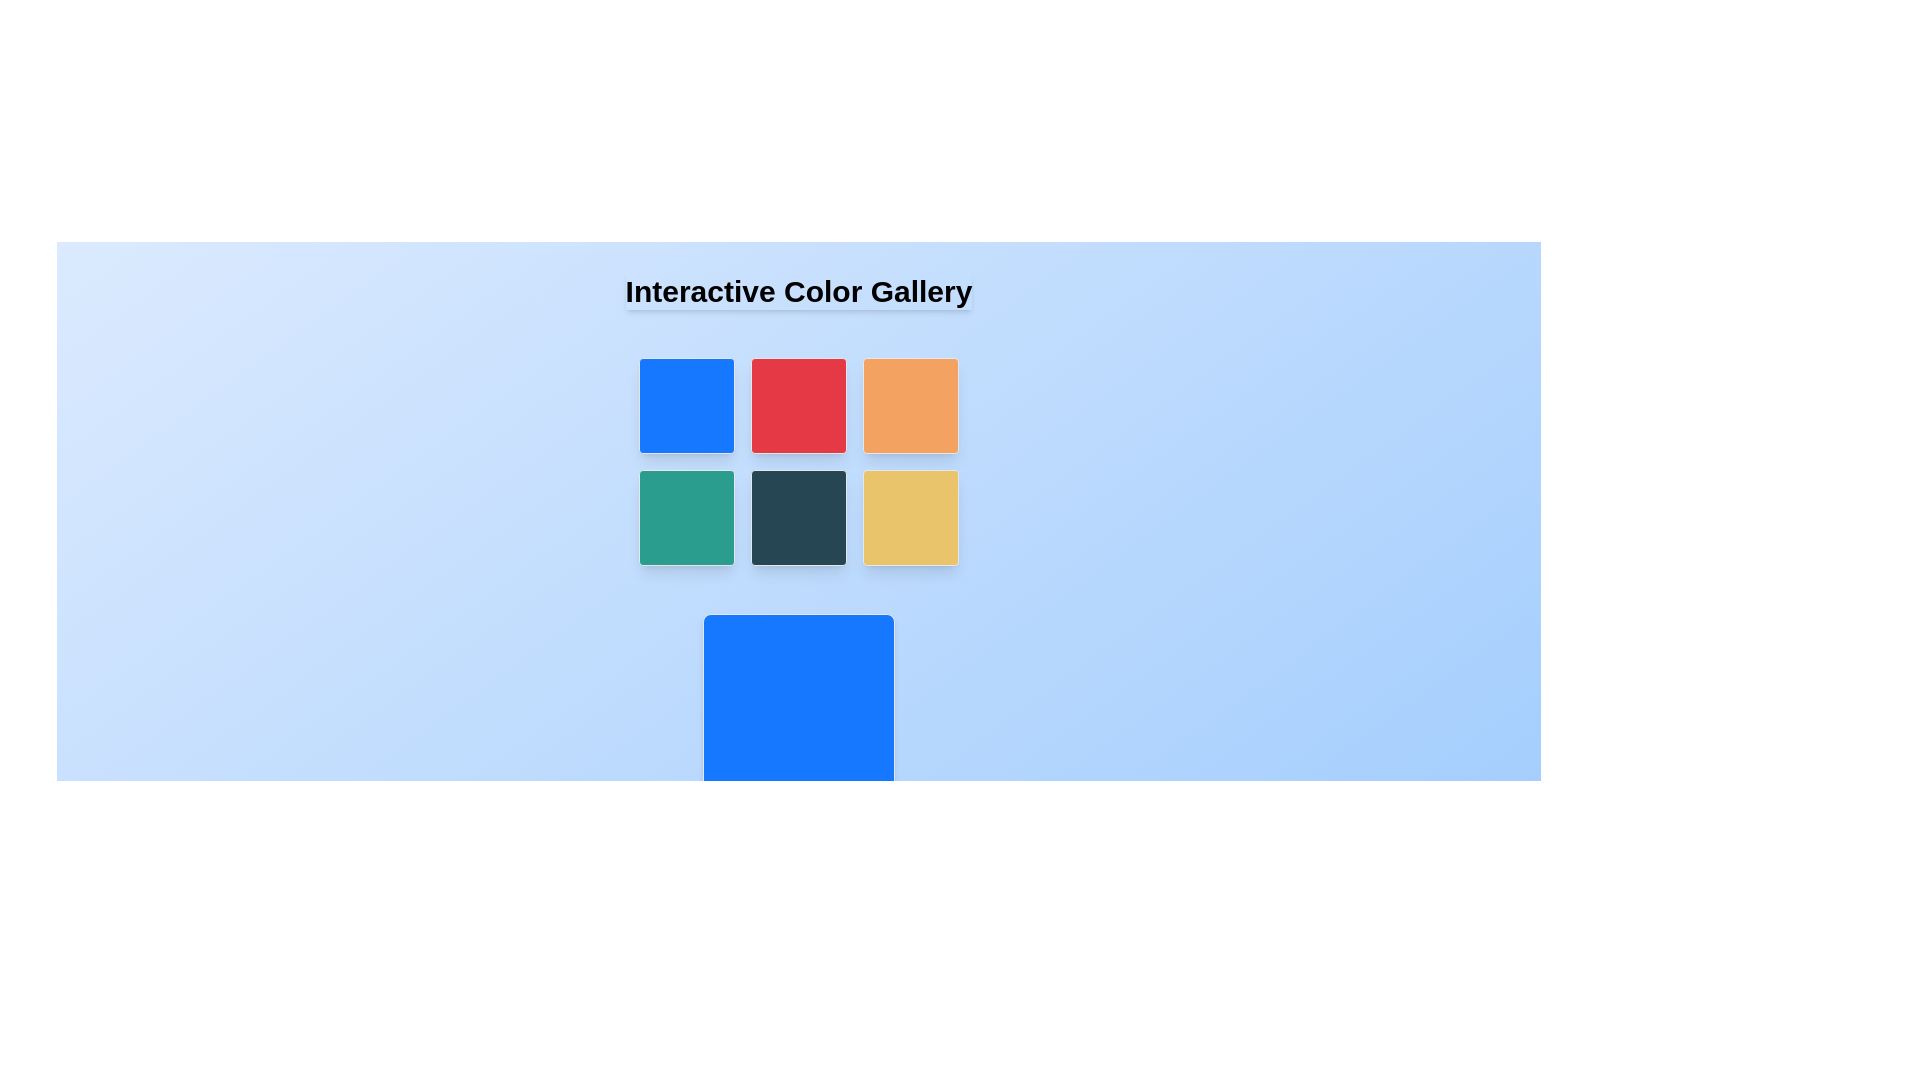  What do you see at coordinates (910, 405) in the screenshot?
I see `the interactive square button located in the top-right corner of a grid, specifically the third position in the top row` at bounding box center [910, 405].